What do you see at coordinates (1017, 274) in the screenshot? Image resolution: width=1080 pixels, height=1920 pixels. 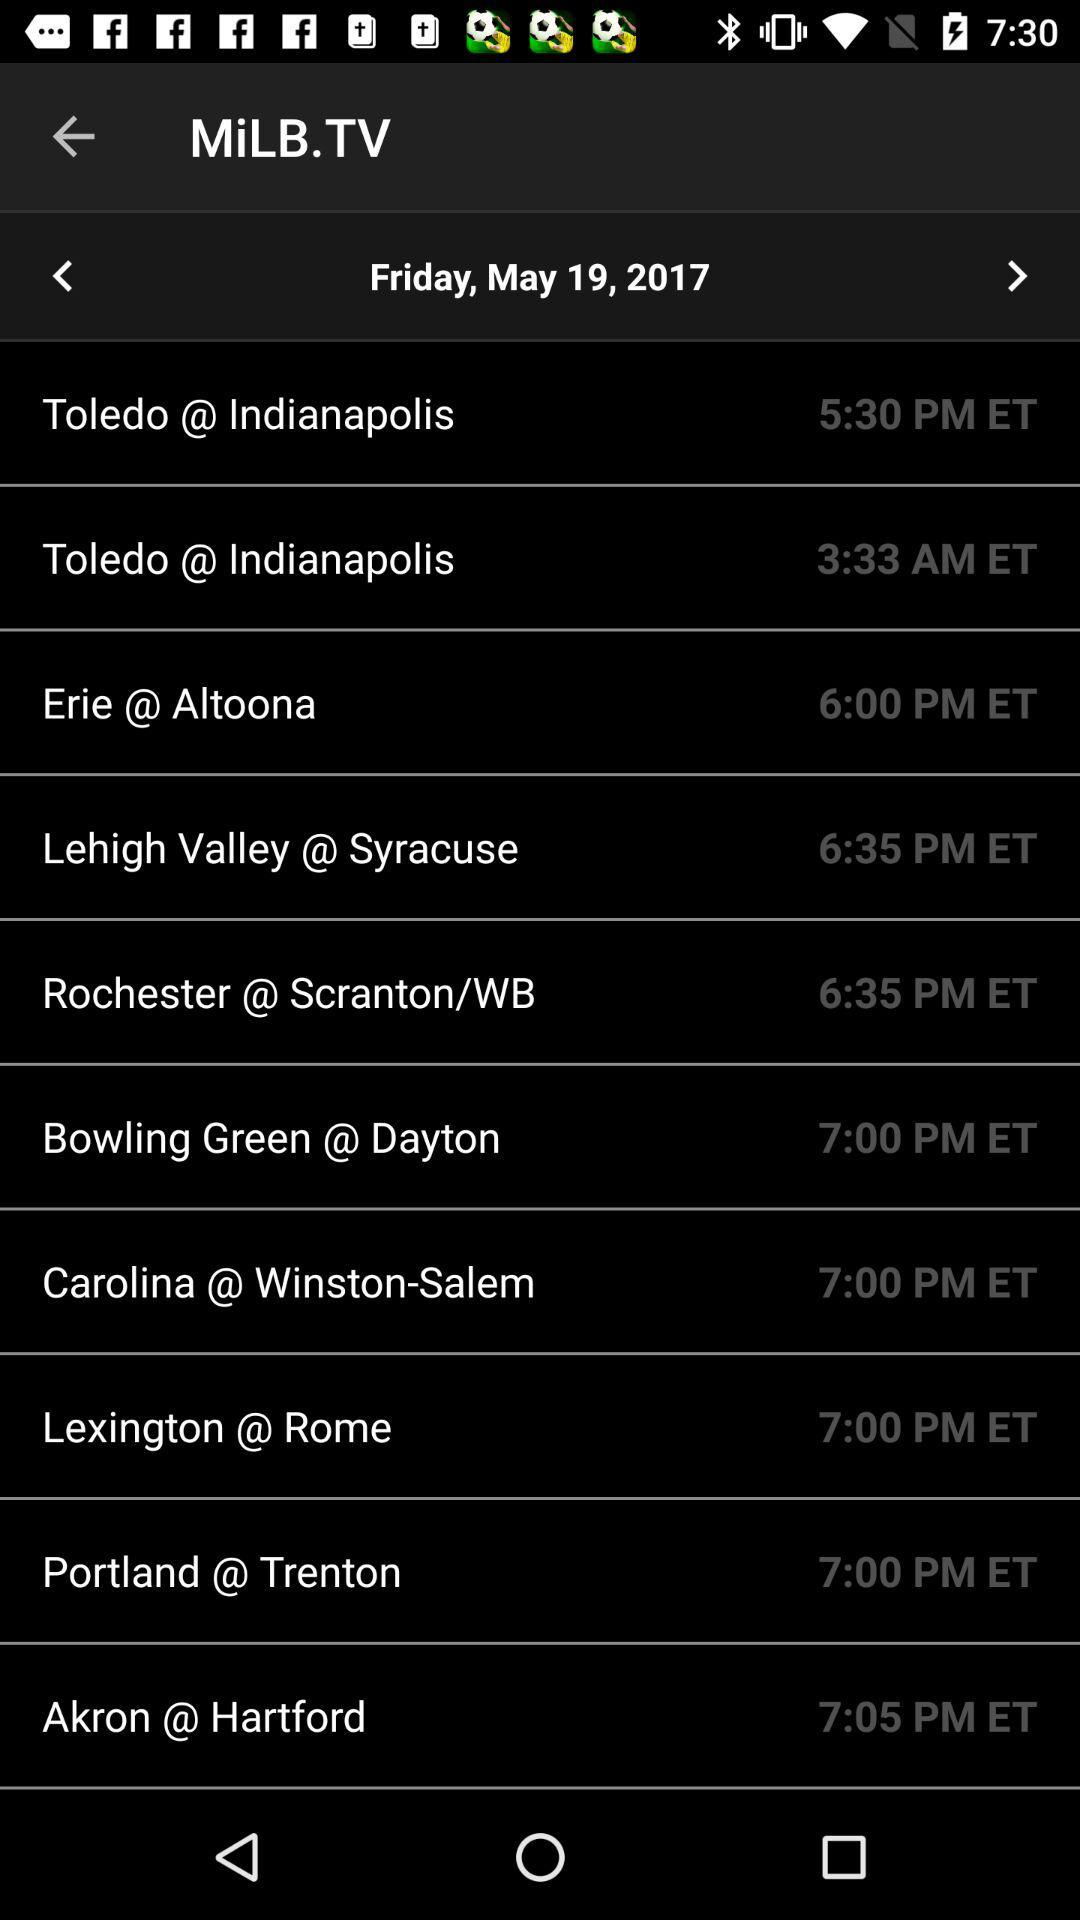 I see `go next date` at bounding box center [1017, 274].